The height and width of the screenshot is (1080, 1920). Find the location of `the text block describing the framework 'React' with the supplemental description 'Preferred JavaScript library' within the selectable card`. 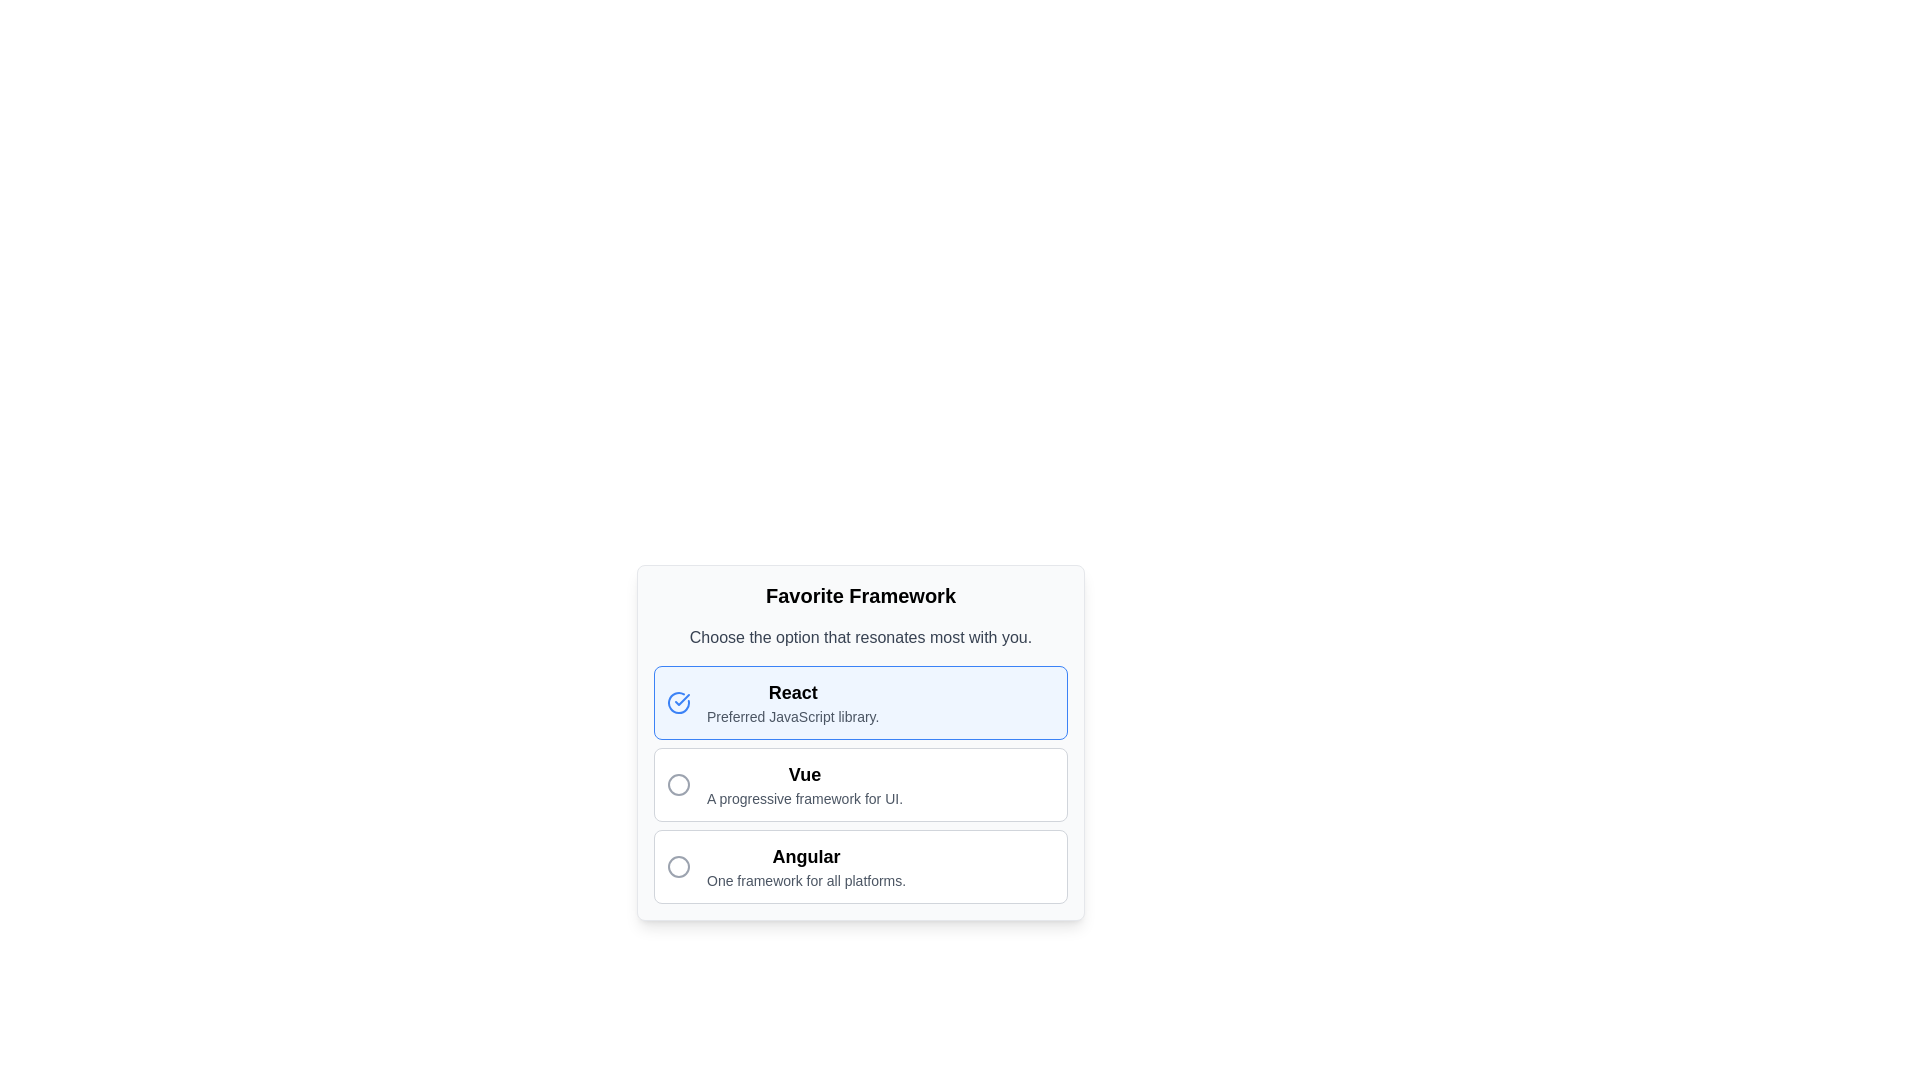

the text block describing the framework 'React' with the supplemental description 'Preferred JavaScript library' within the selectable card is located at coordinates (792, 701).